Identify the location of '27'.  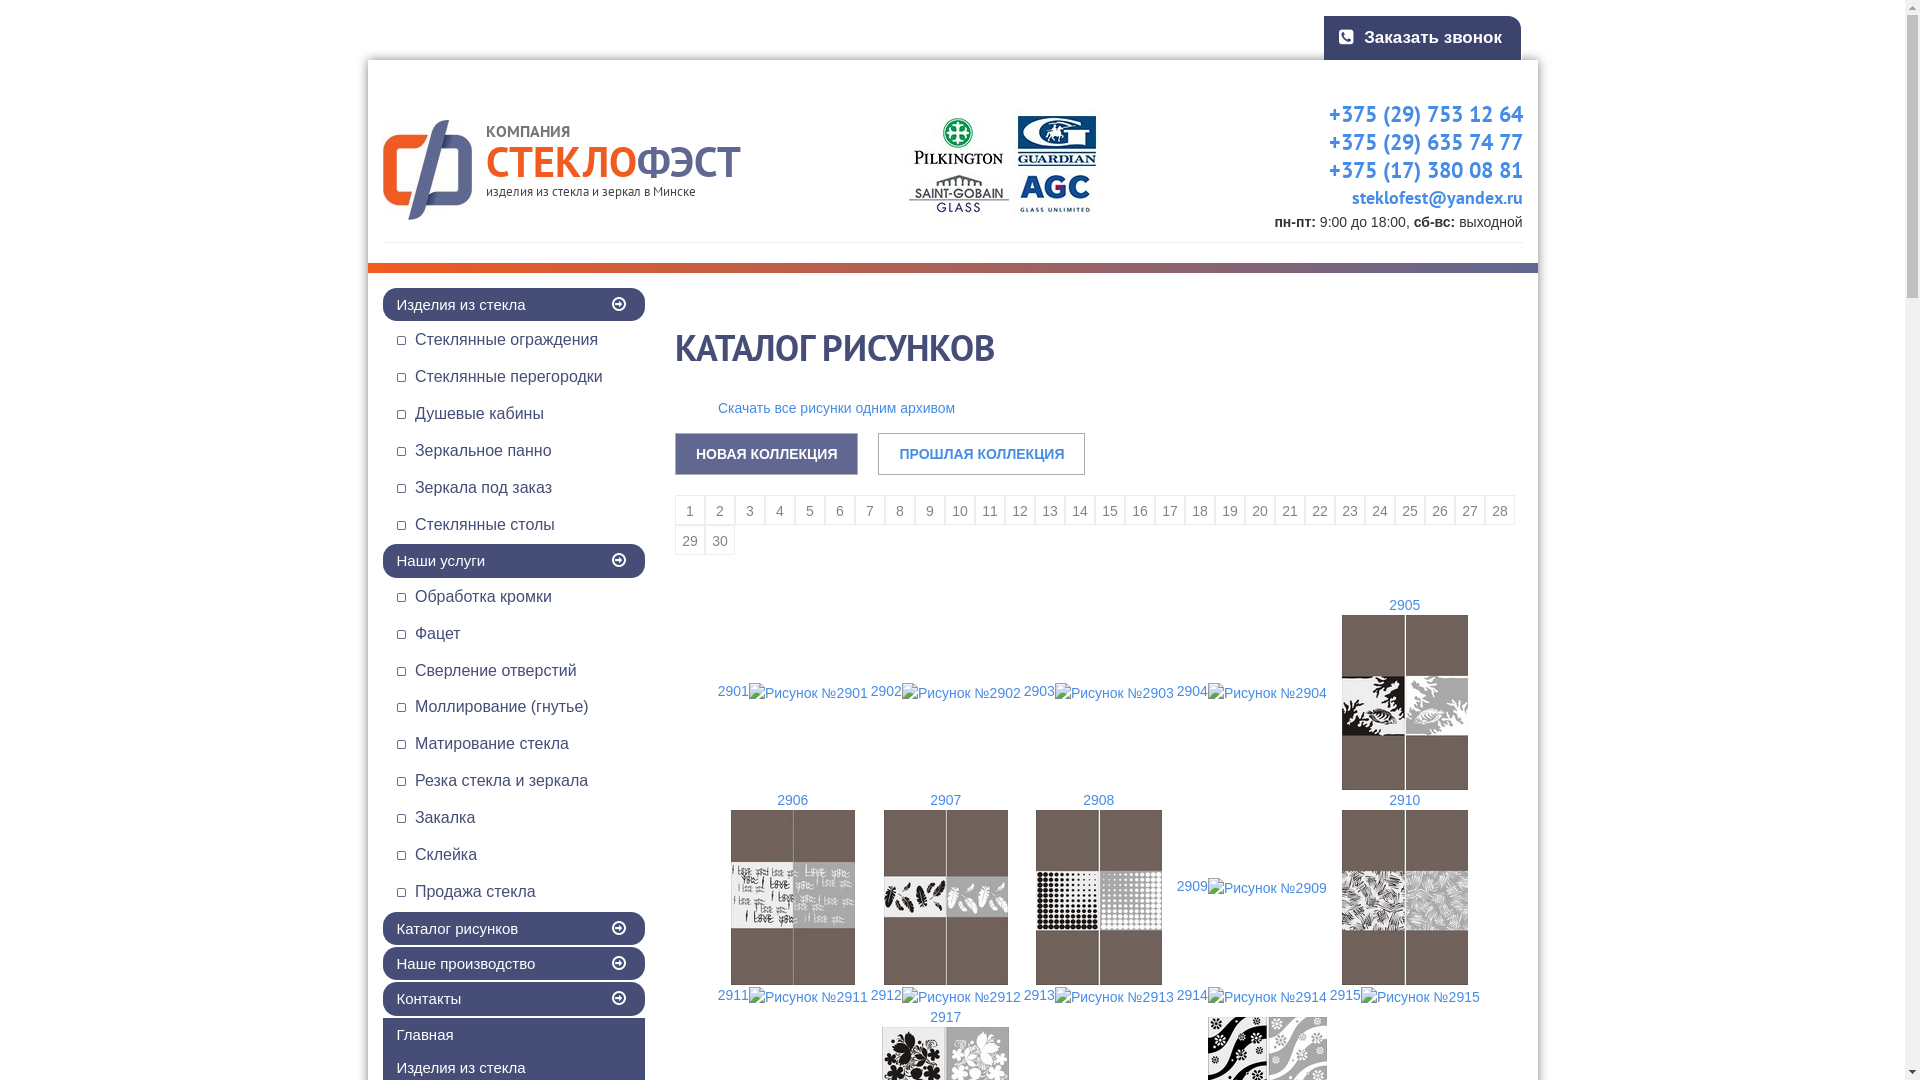
(1469, 508).